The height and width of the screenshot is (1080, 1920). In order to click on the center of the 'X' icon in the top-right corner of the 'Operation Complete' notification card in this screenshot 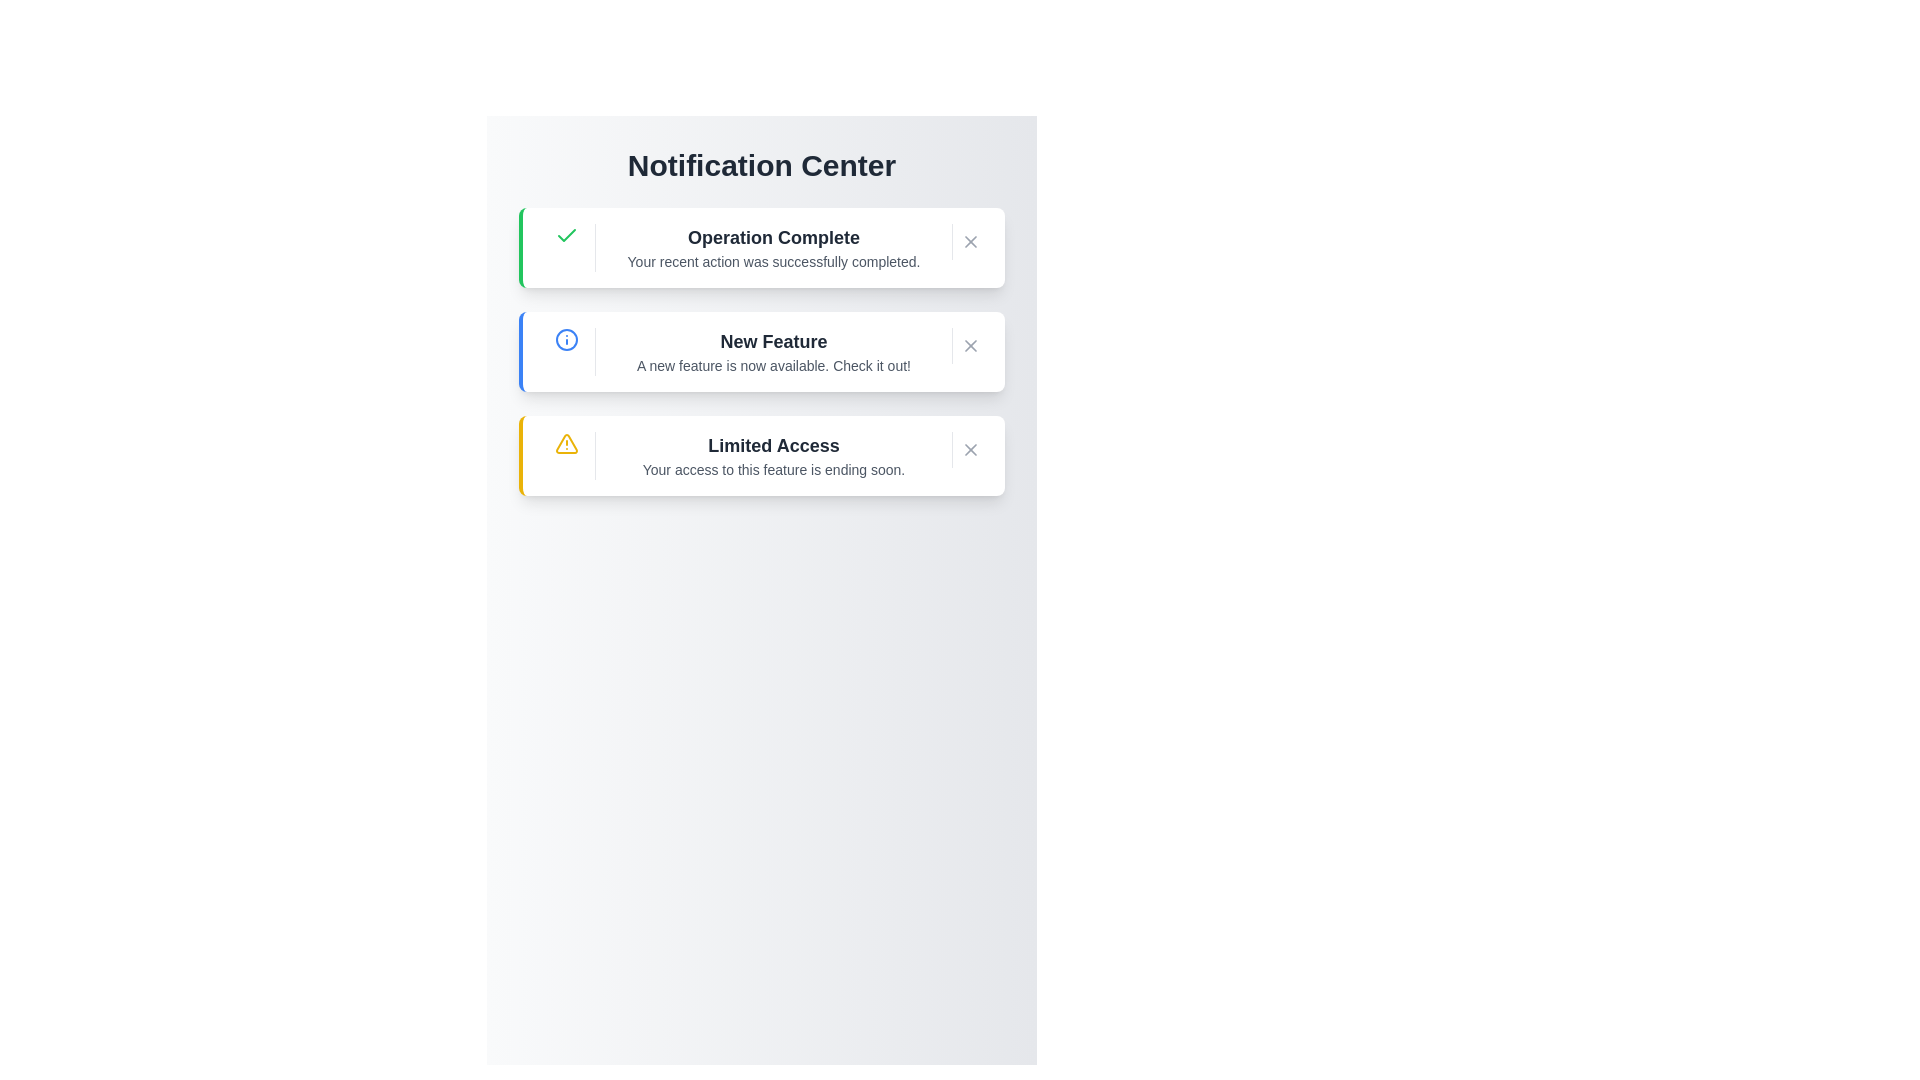, I will do `click(970, 241)`.